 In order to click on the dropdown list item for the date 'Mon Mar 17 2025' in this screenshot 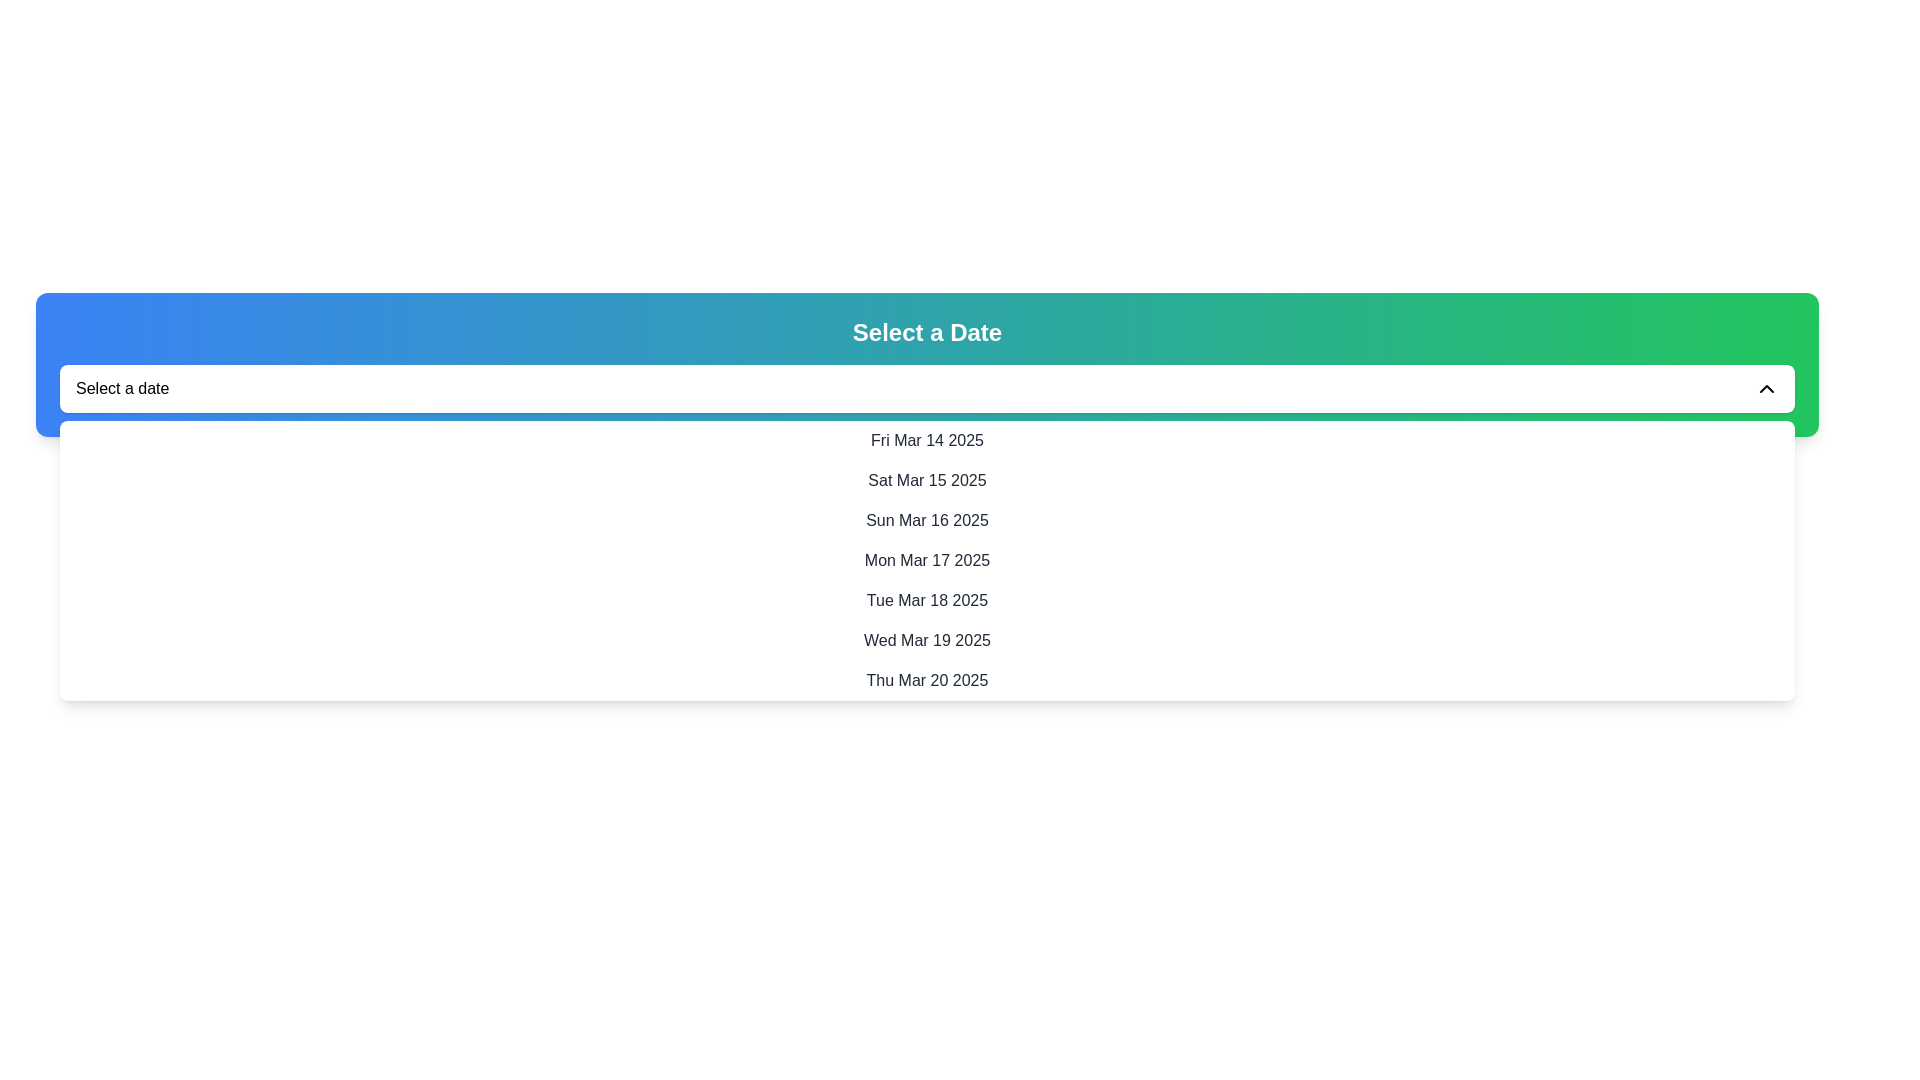, I will do `click(926, 560)`.